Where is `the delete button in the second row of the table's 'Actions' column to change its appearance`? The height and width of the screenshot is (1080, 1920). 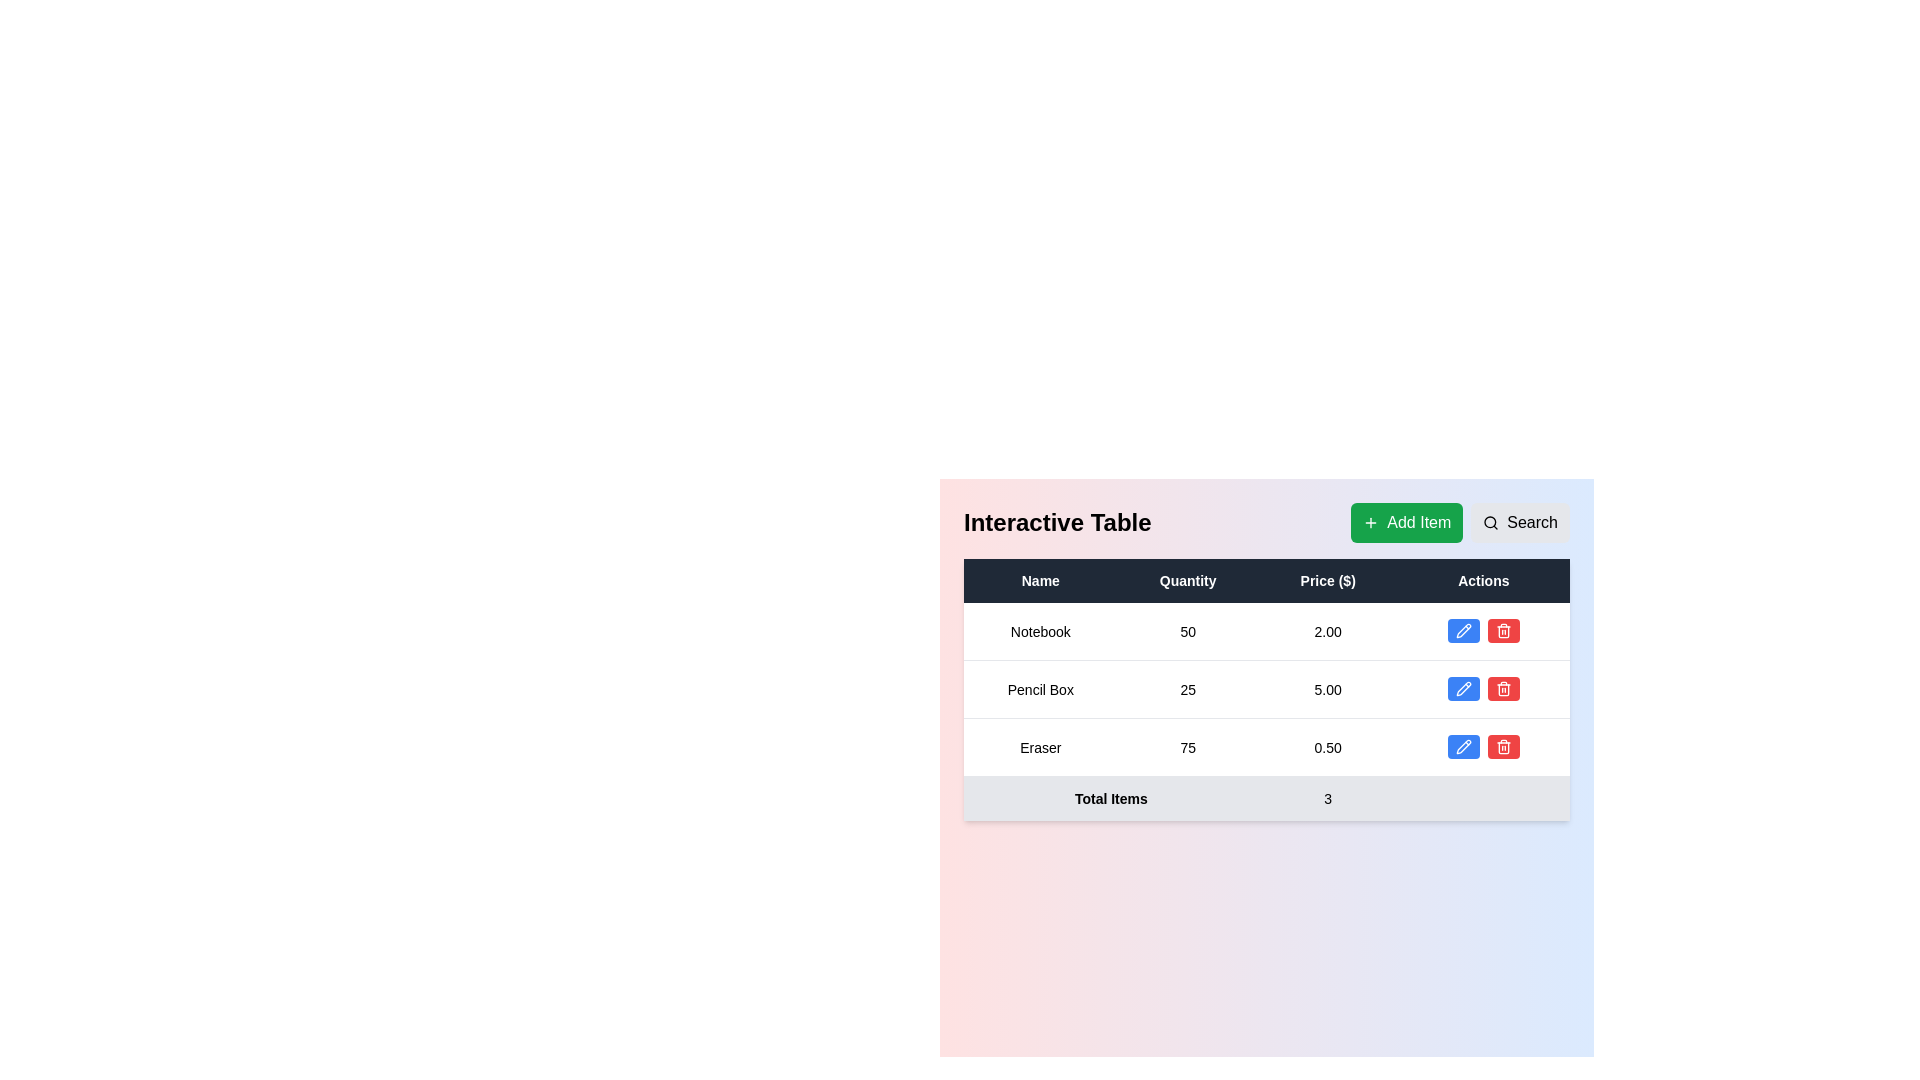 the delete button in the second row of the table's 'Actions' column to change its appearance is located at coordinates (1503, 688).